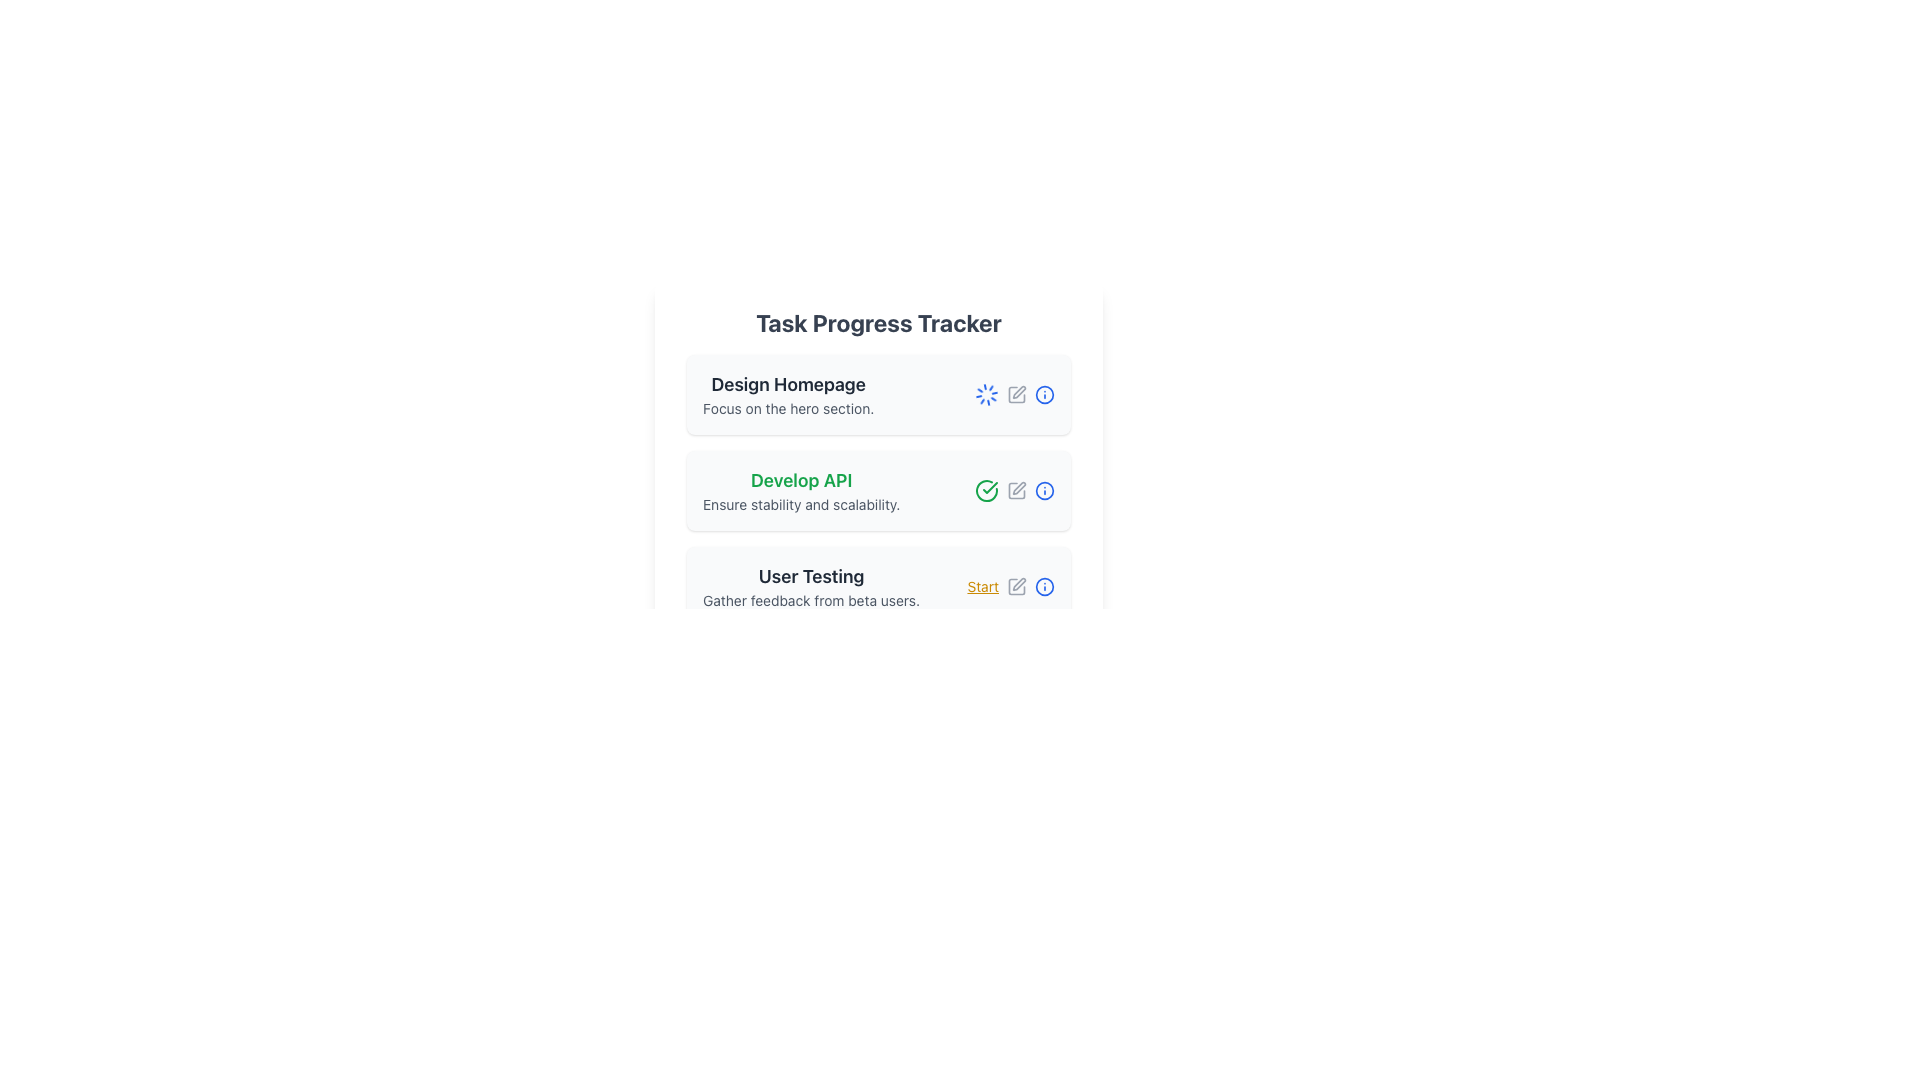 This screenshot has width=1920, height=1080. Describe the element at coordinates (1044, 394) in the screenshot. I see `the Icon button located on the right side of the 'Develop API' task` at that location.